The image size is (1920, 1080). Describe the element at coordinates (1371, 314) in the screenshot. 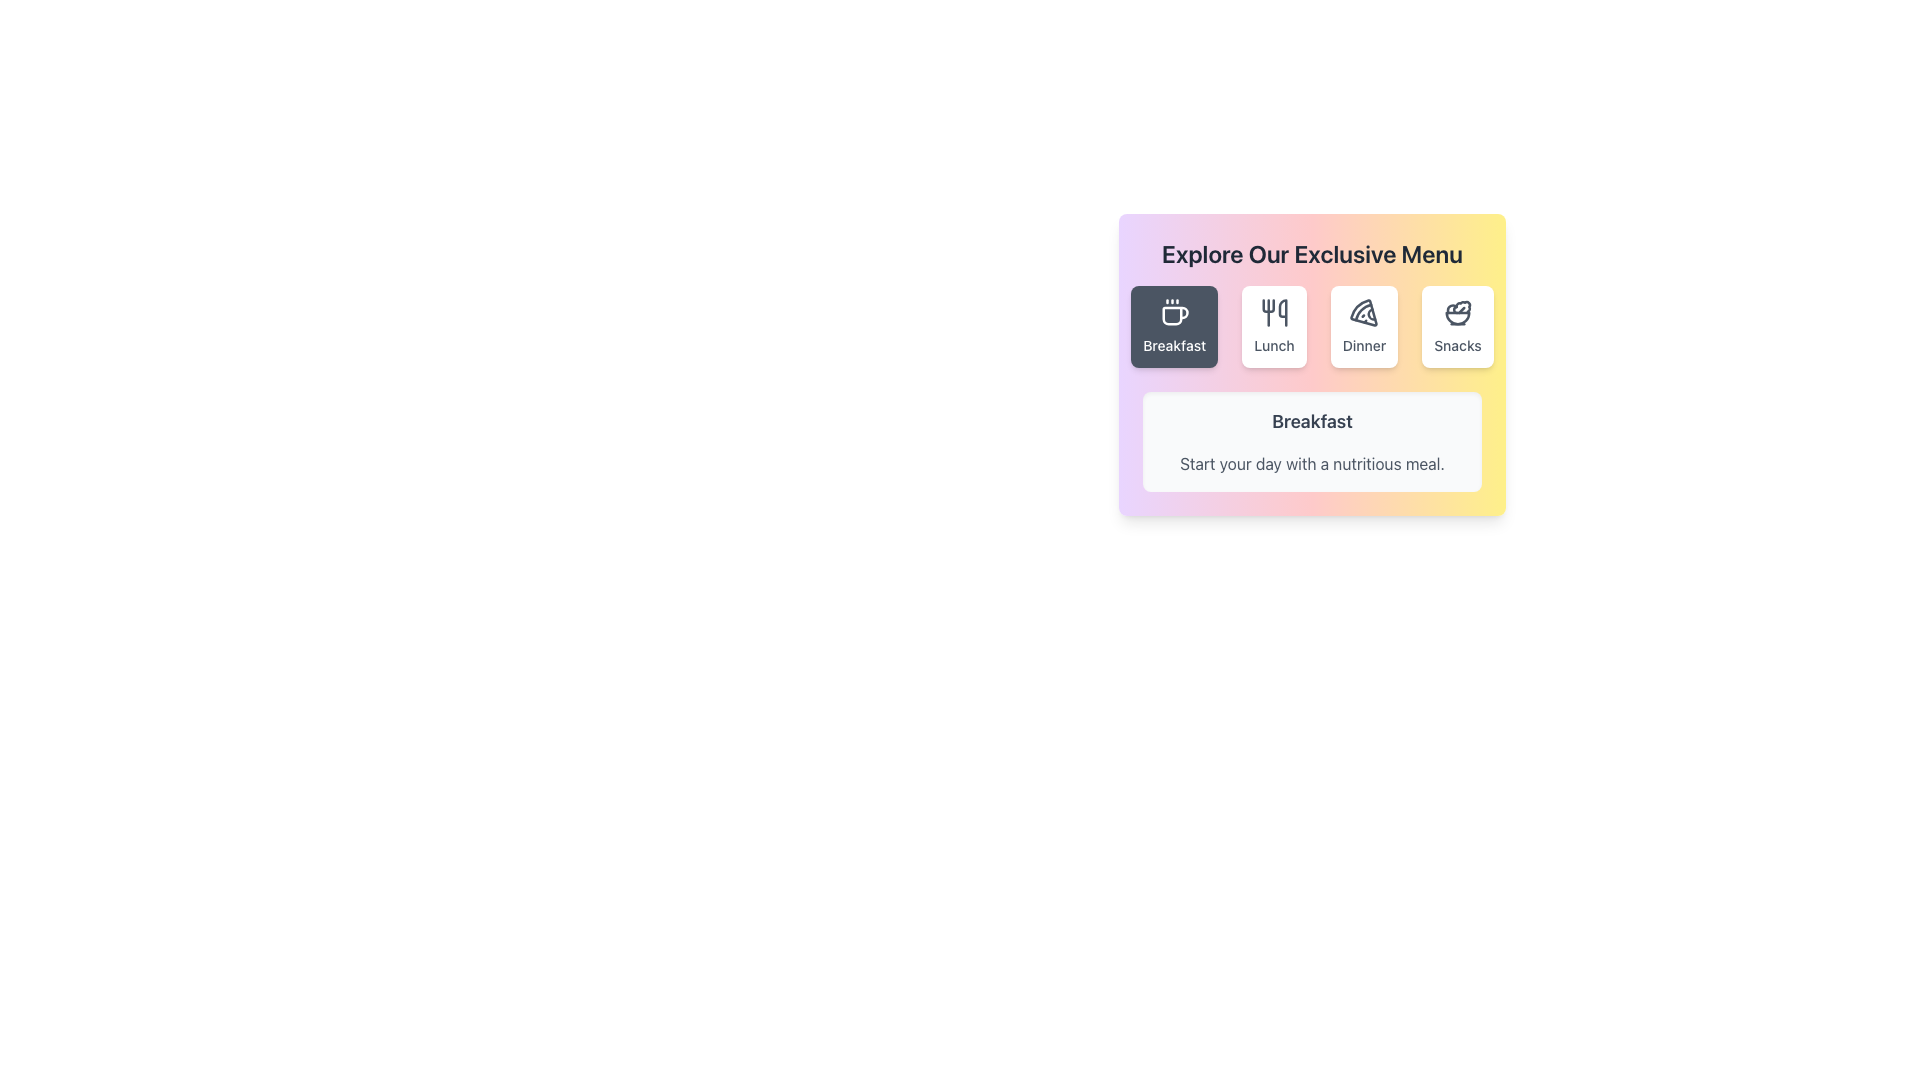

I see `the decorative component of the pizza slice icon located at the bottom-right segment of the SVG representation` at that location.